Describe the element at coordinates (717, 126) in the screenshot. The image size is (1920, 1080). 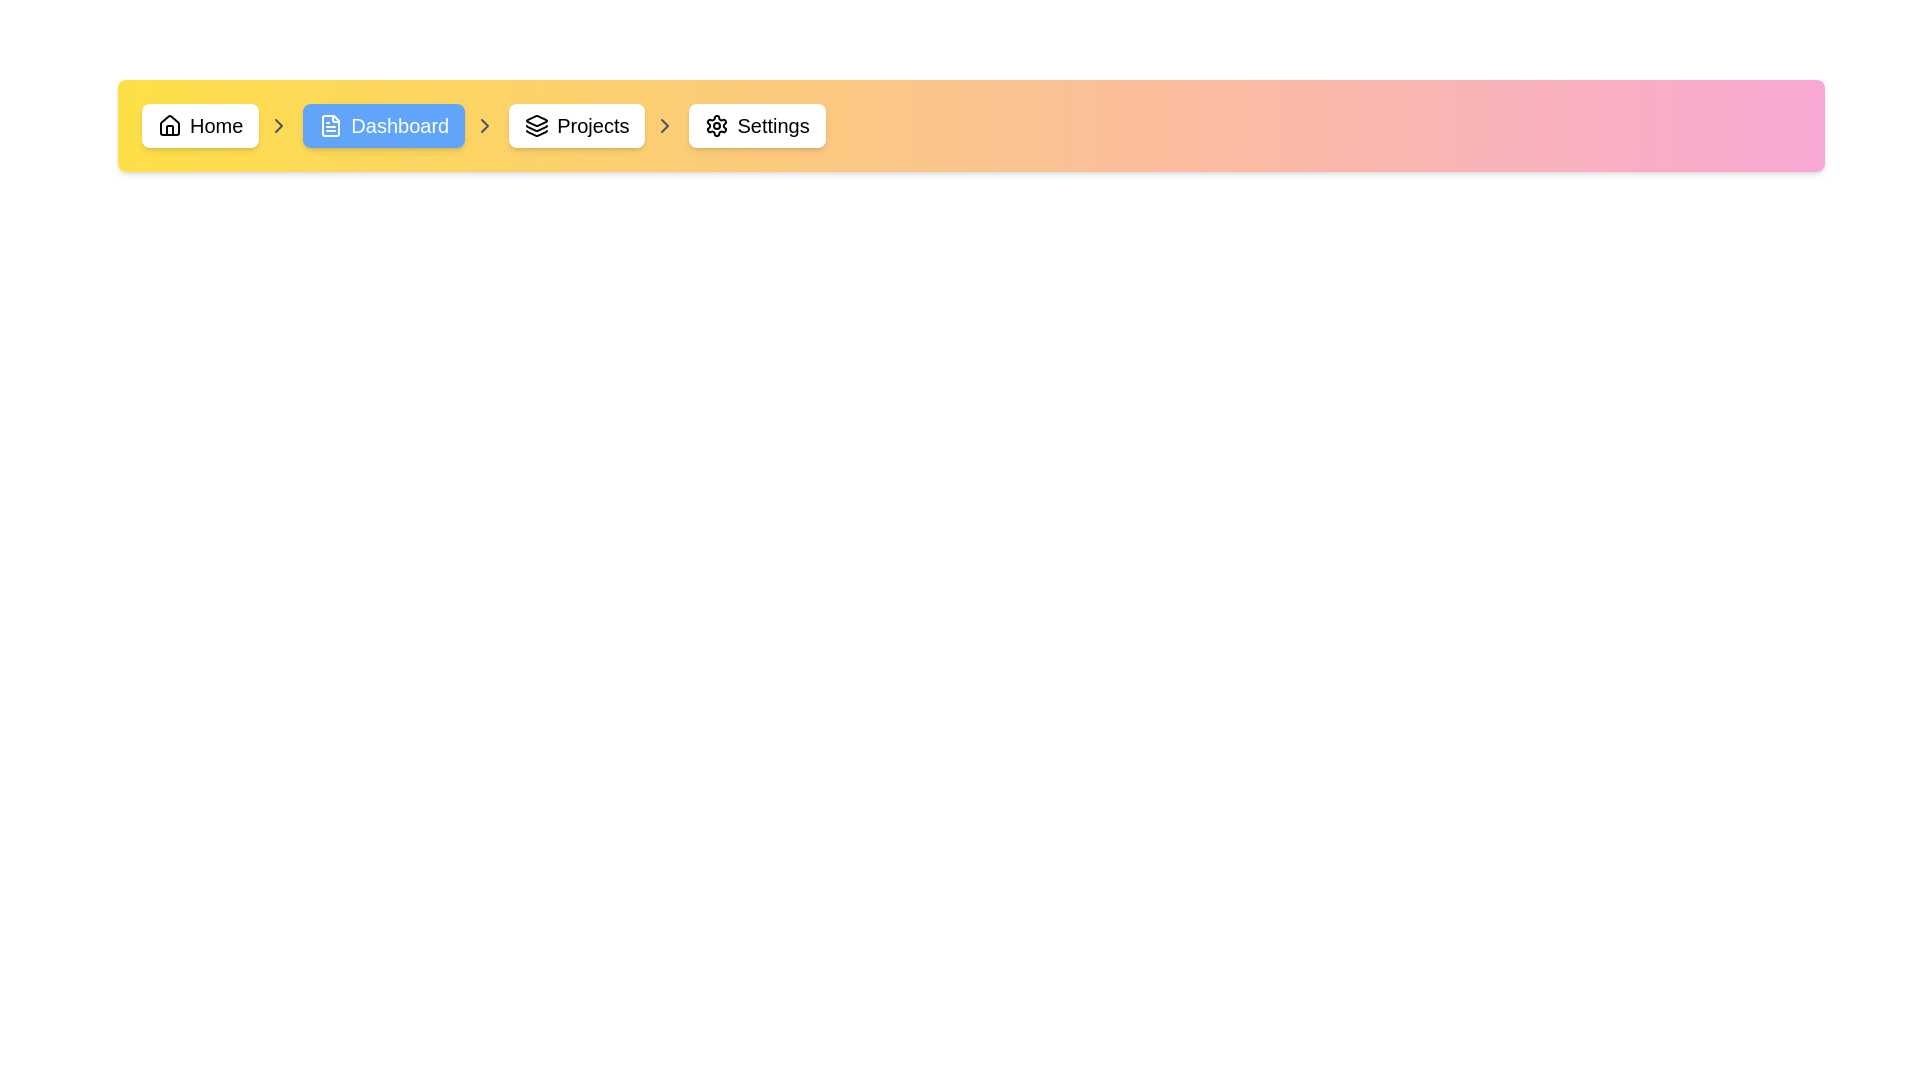
I see `the settings icon located at the rightmost end of the breadcrumb navigation bar` at that location.